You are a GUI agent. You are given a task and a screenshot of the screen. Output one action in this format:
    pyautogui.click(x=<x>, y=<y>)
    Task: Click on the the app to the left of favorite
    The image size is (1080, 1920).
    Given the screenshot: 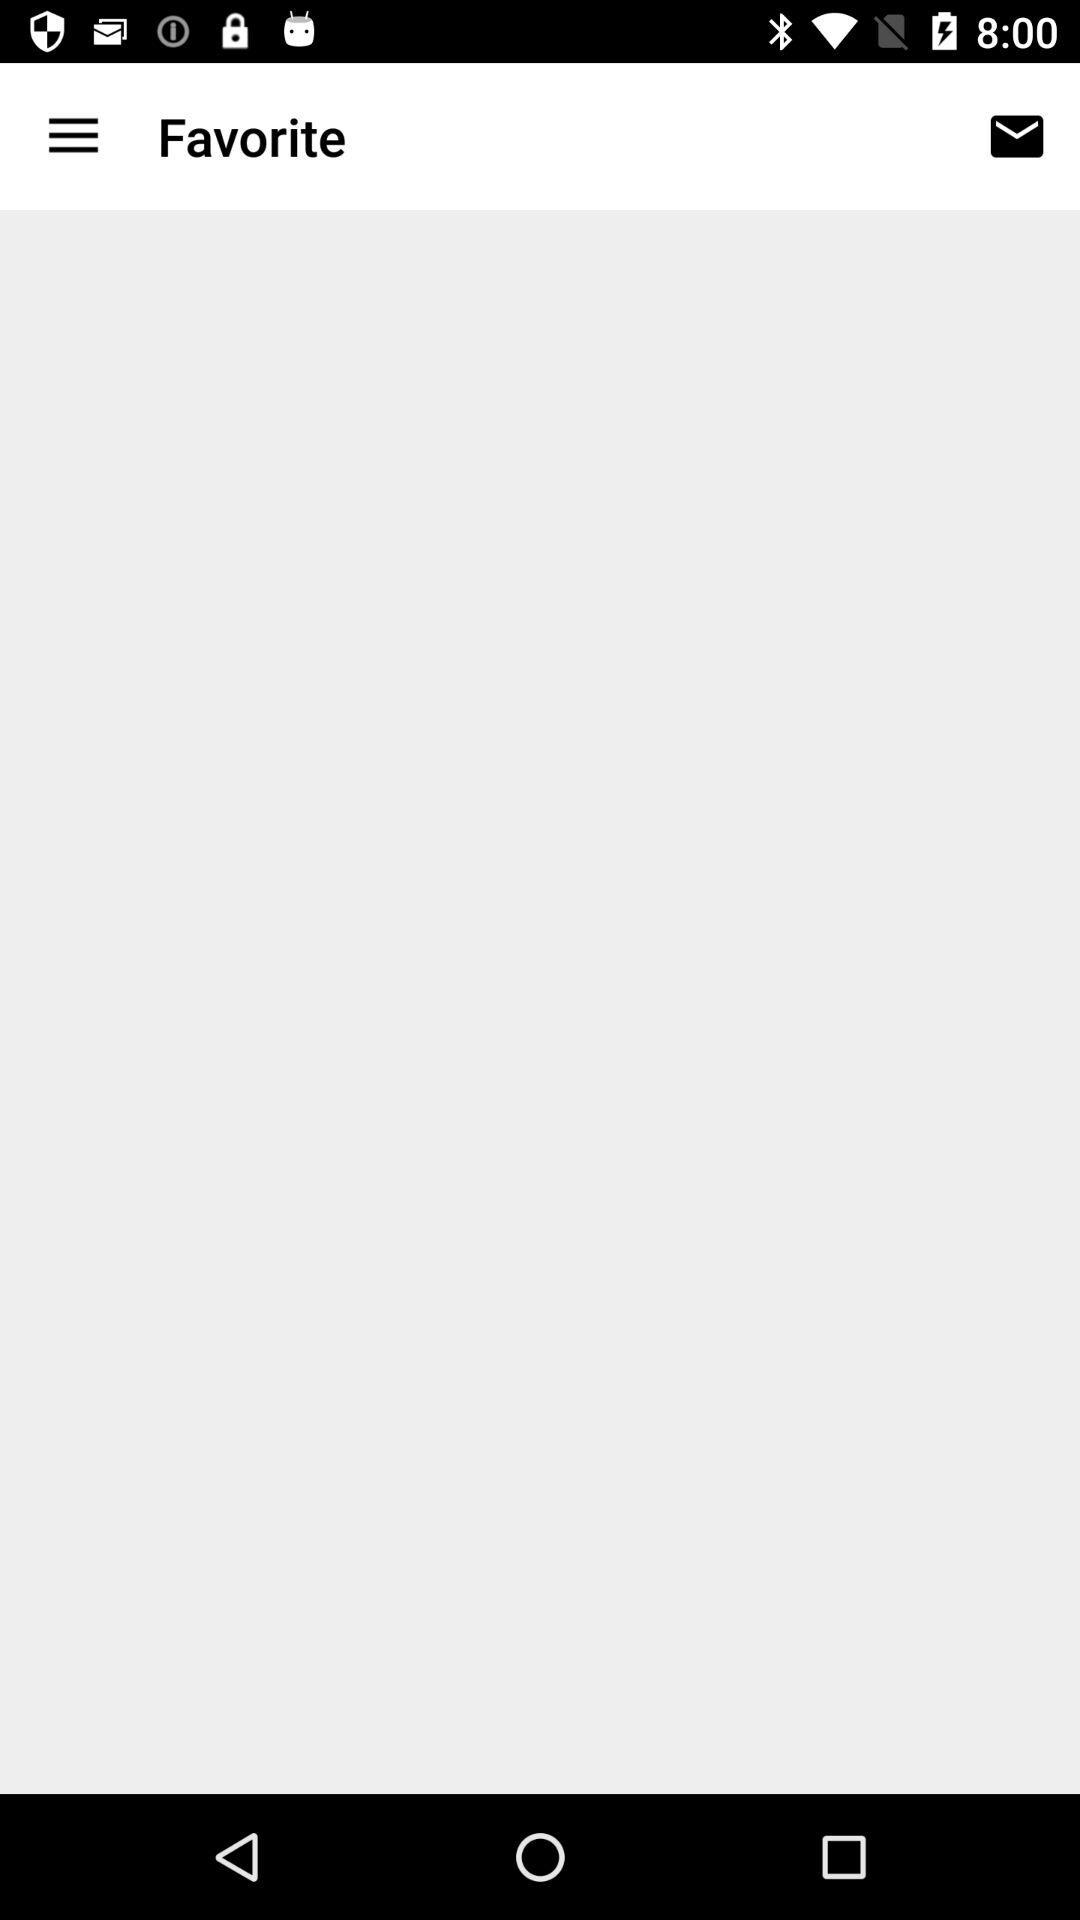 What is the action you would take?
    pyautogui.click(x=72, y=135)
    